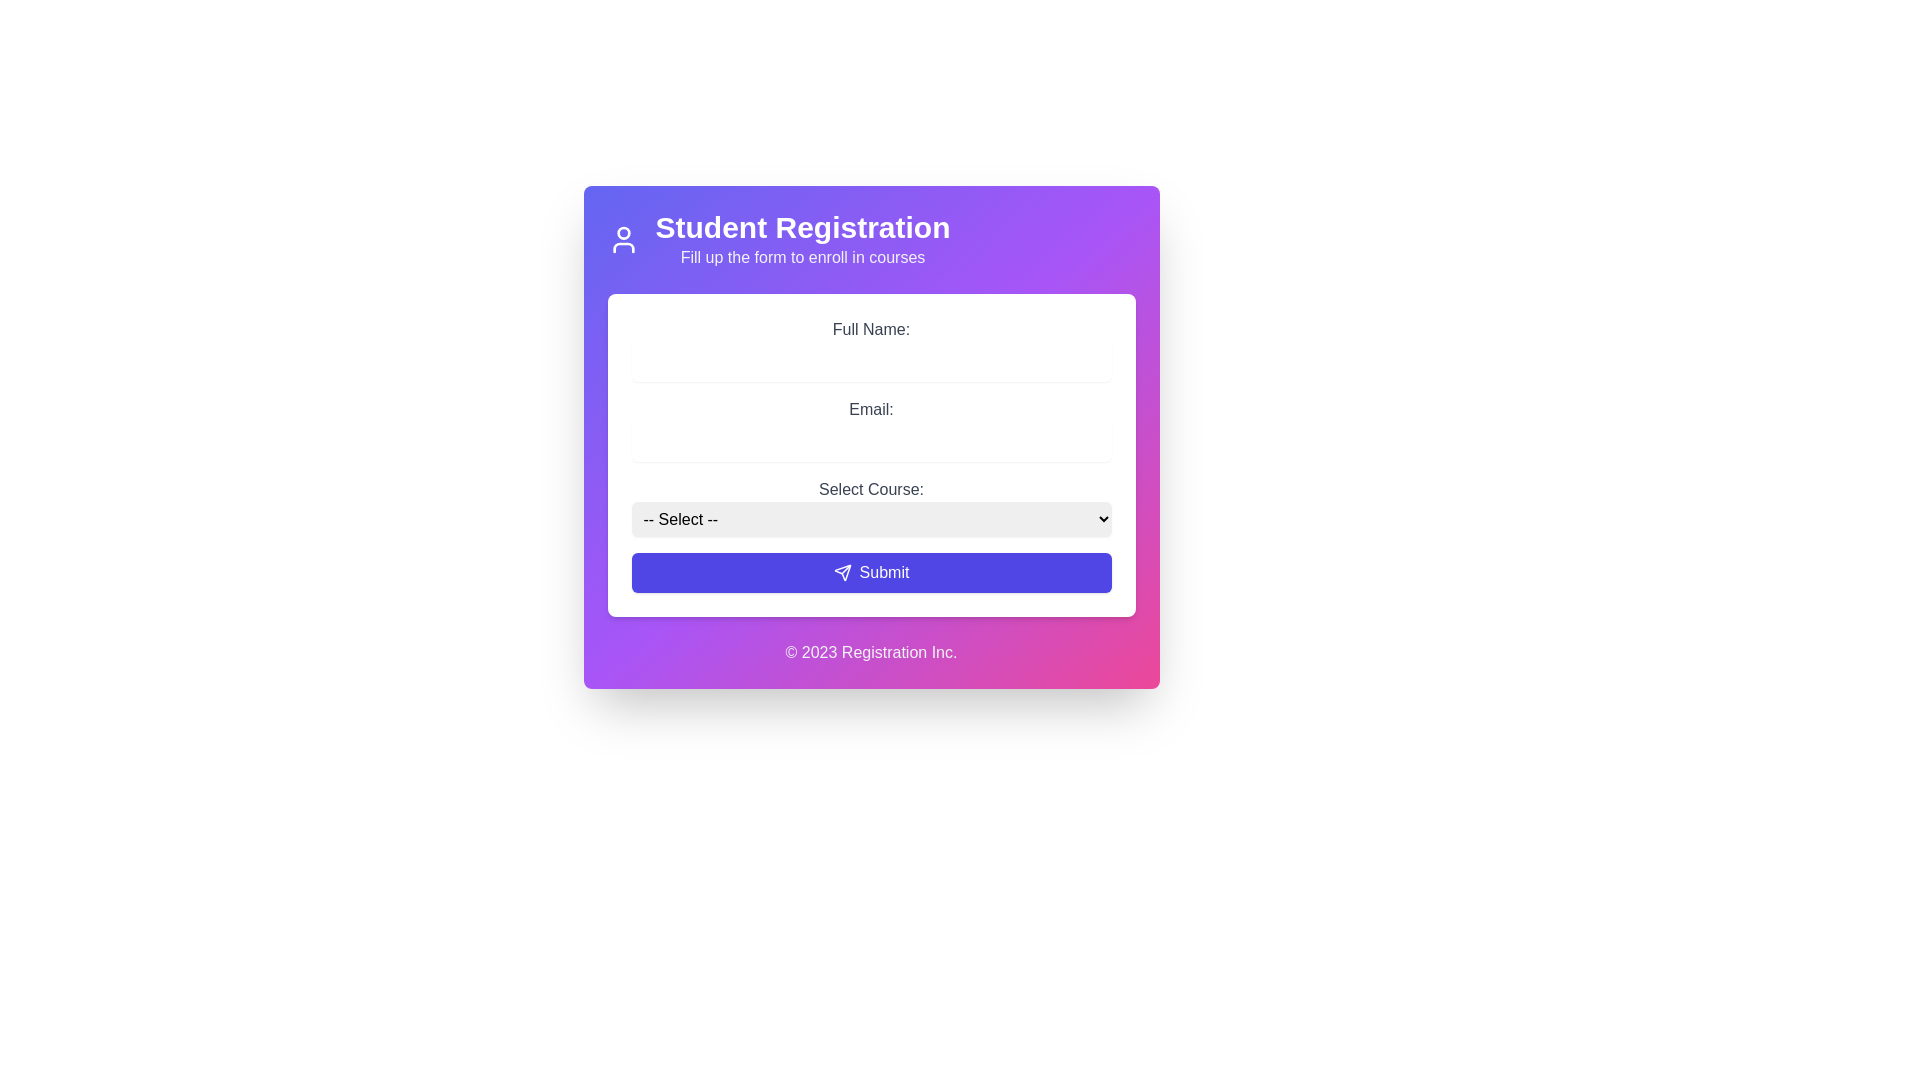  What do you see at coordinates (802, 238) in the screenshot?
I see `the textual heading 'Student Registration' which consists of two lines, with the first line in bold and larger font, and the second line in a lighter weight, smaller font, both centered against a blue to purple gradient background` at bounding box center [802, 238].